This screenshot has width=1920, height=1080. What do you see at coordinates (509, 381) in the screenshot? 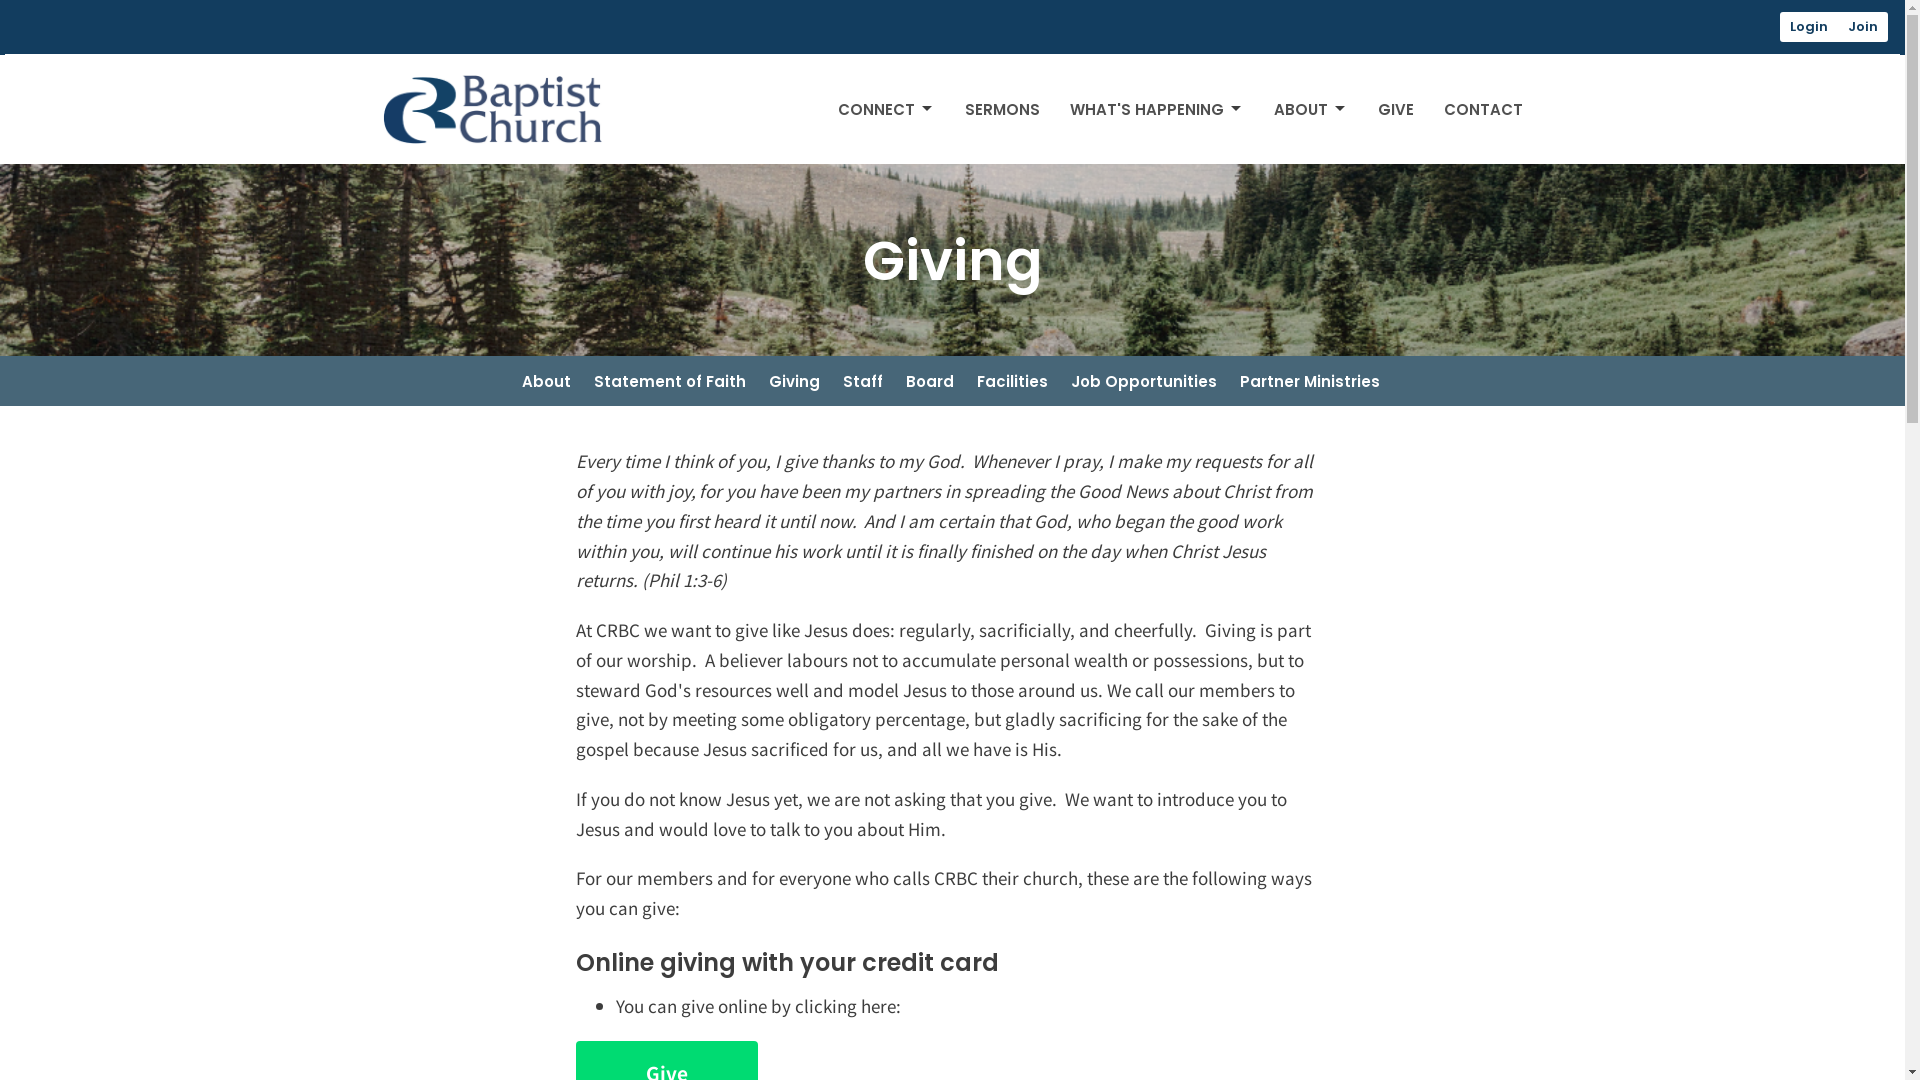
I see `'About'` at bounding box center [509, 381].